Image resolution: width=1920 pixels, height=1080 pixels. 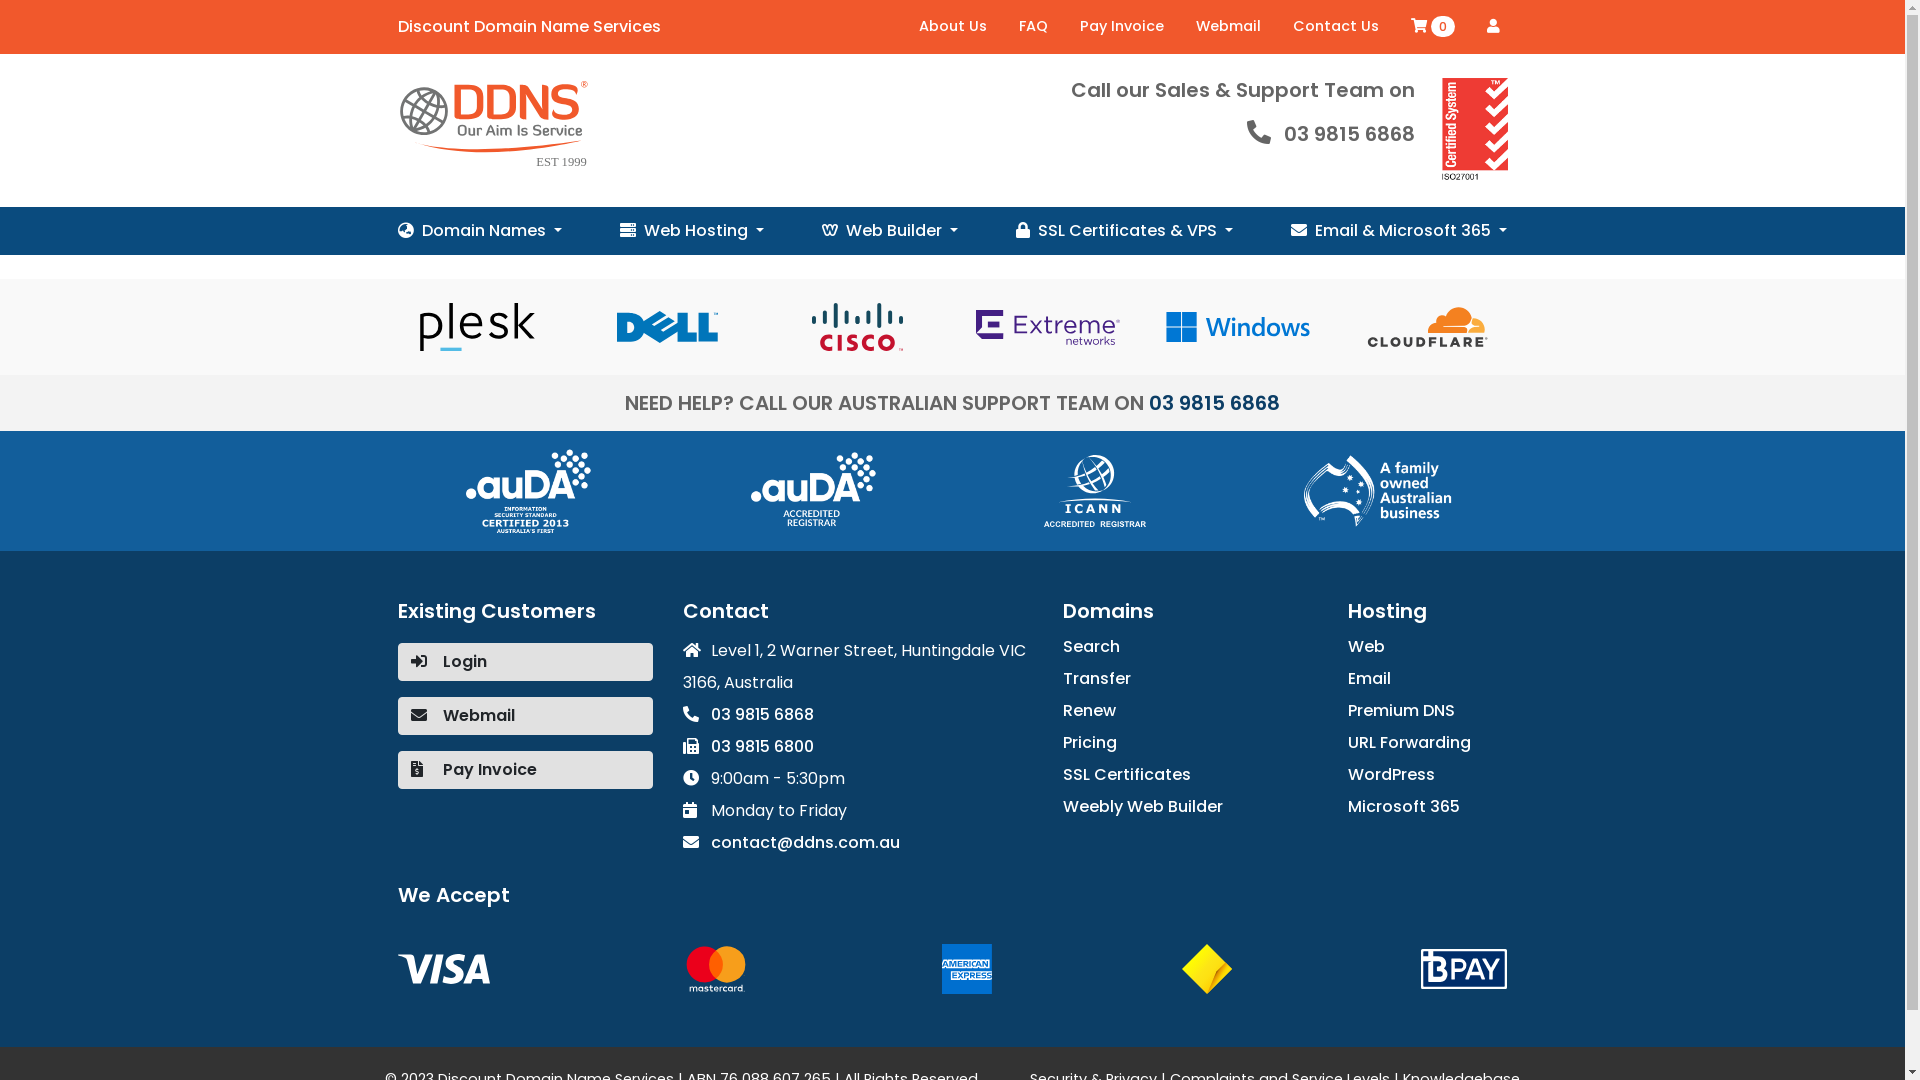 What do you see at coordinates (1426, 805) in the screenshot?
I see `'Microsoft 365'` at bounding box center [1426, 805].